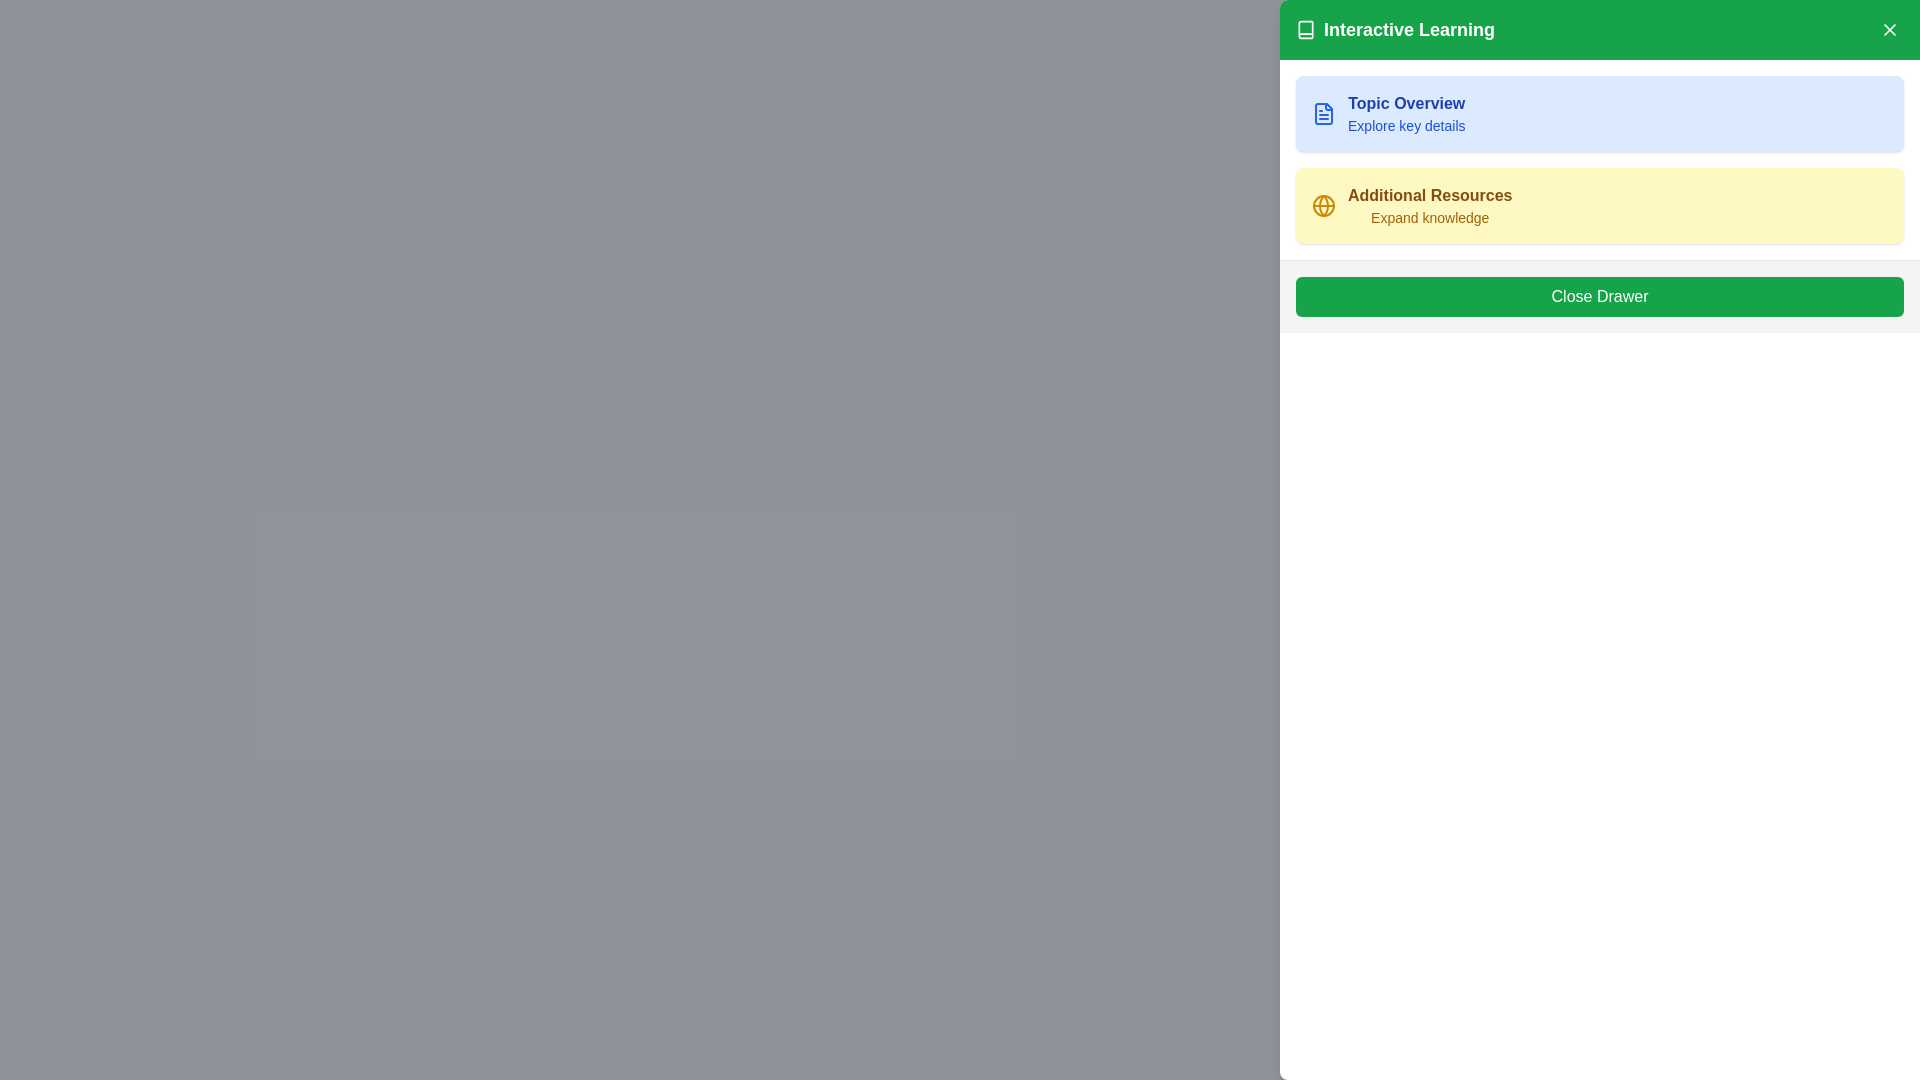  Describe the element at coordinates (1324, 205) in the screenshot. I see `the decorative SVG circle element representing a globe icon within the interactive sidebar interface` at that location.